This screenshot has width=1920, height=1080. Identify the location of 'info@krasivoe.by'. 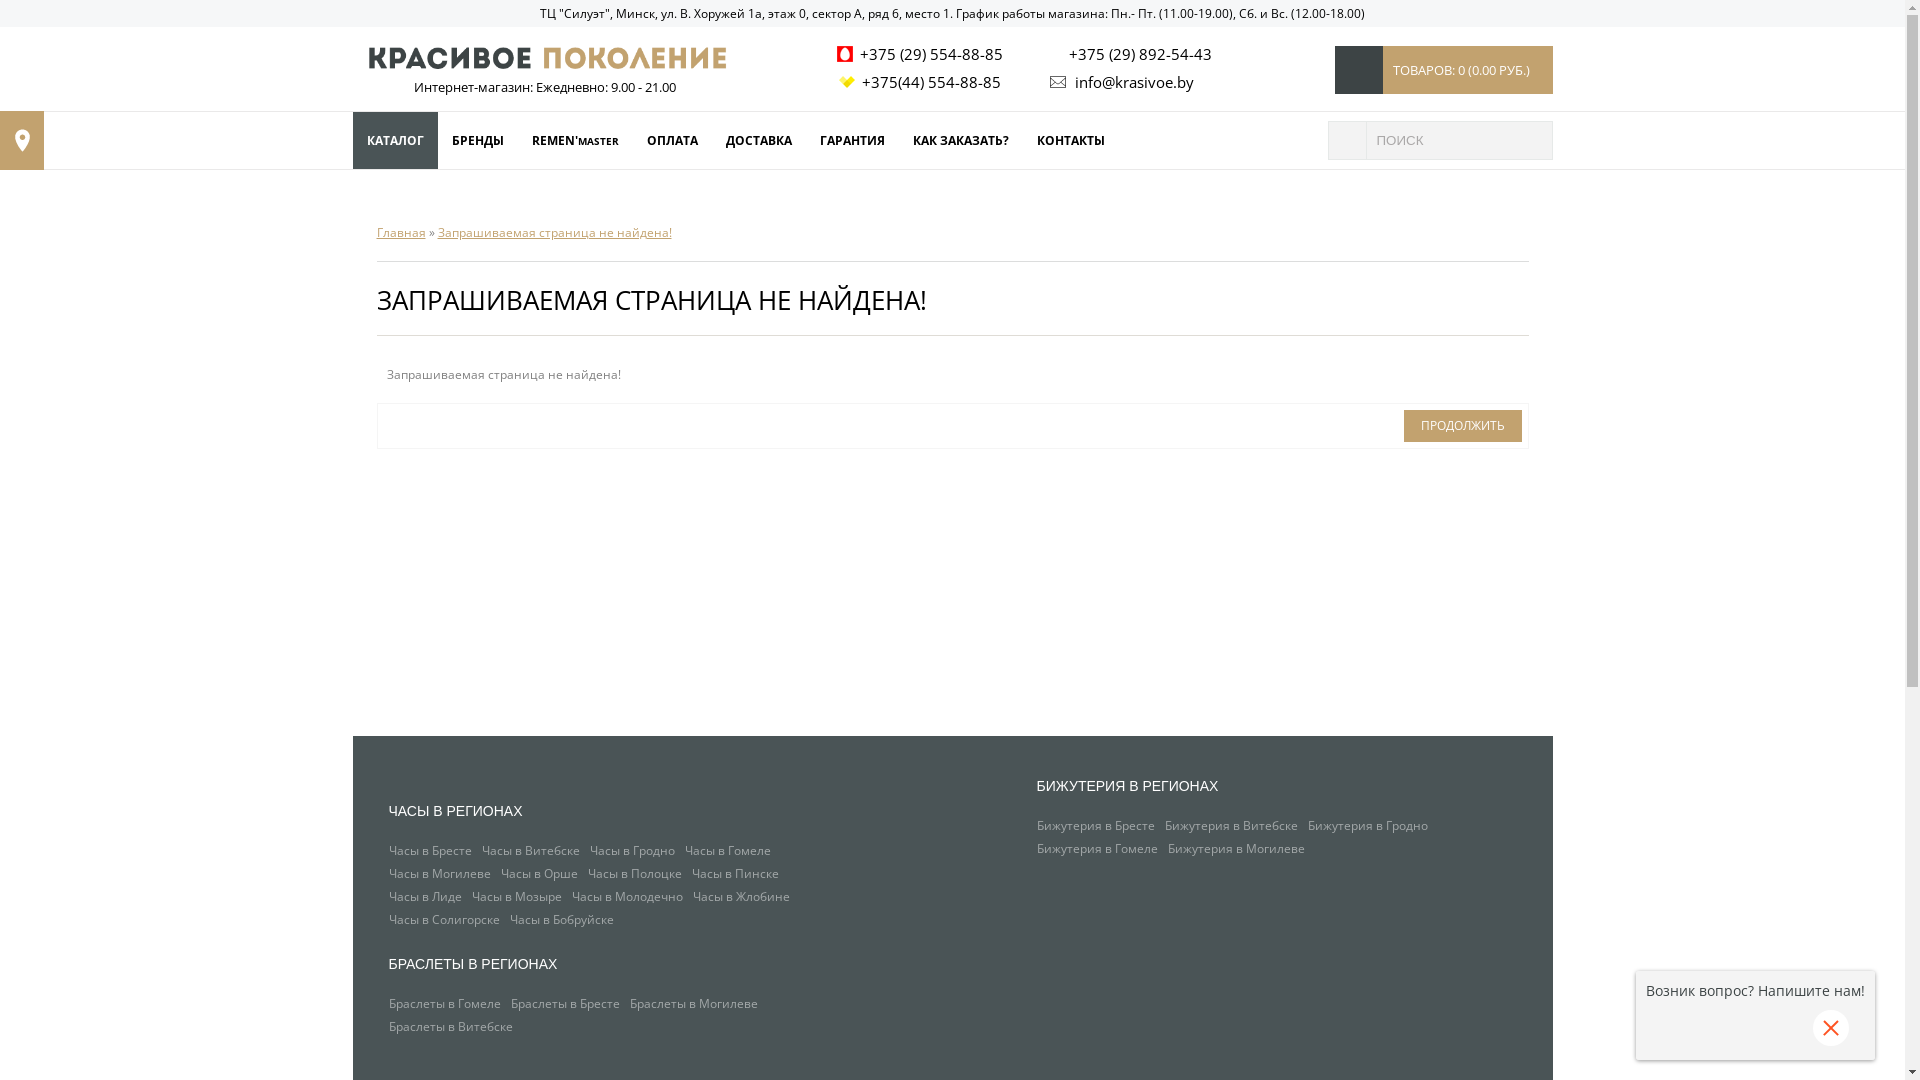
(1016, 80).